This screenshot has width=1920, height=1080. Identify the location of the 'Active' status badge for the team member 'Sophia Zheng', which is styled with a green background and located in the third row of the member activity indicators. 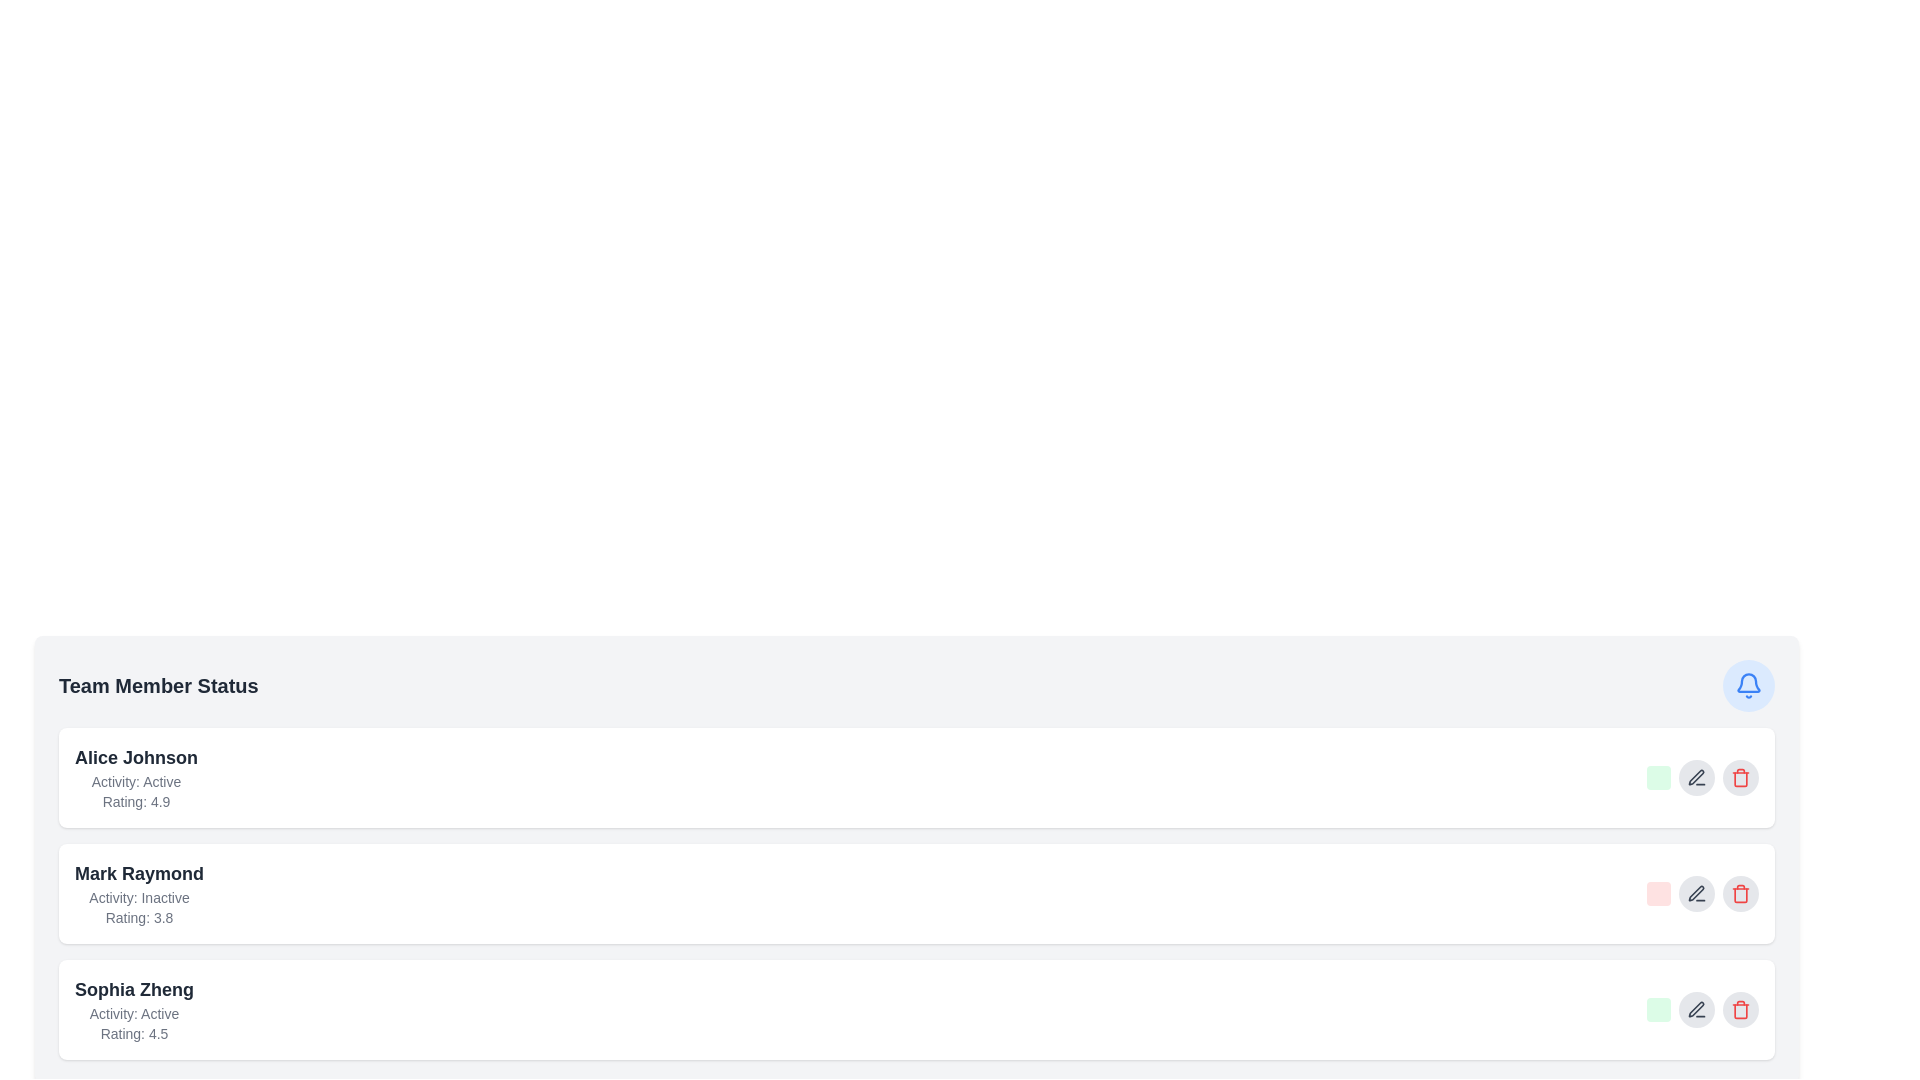
(1659, 1010).